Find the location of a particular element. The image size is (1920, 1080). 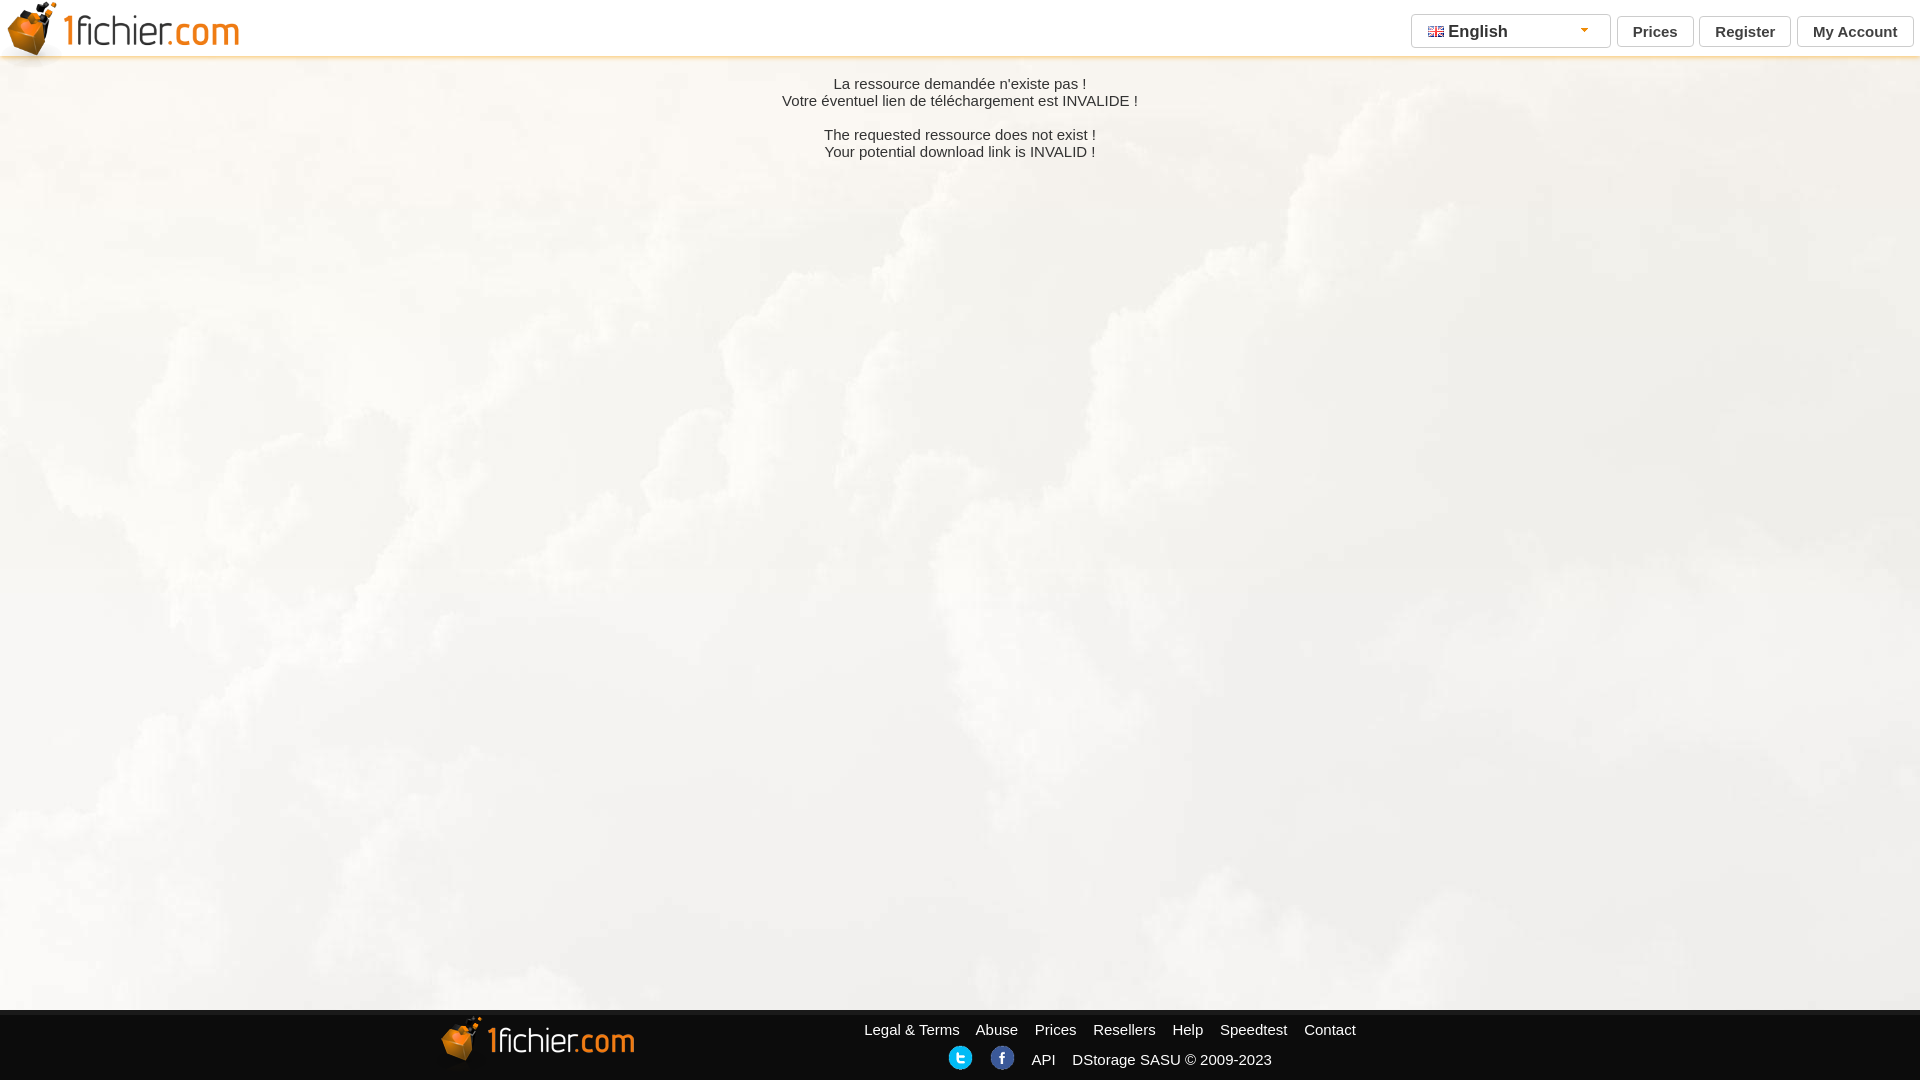

'Abuse' is located at coordinates (975, 1029).